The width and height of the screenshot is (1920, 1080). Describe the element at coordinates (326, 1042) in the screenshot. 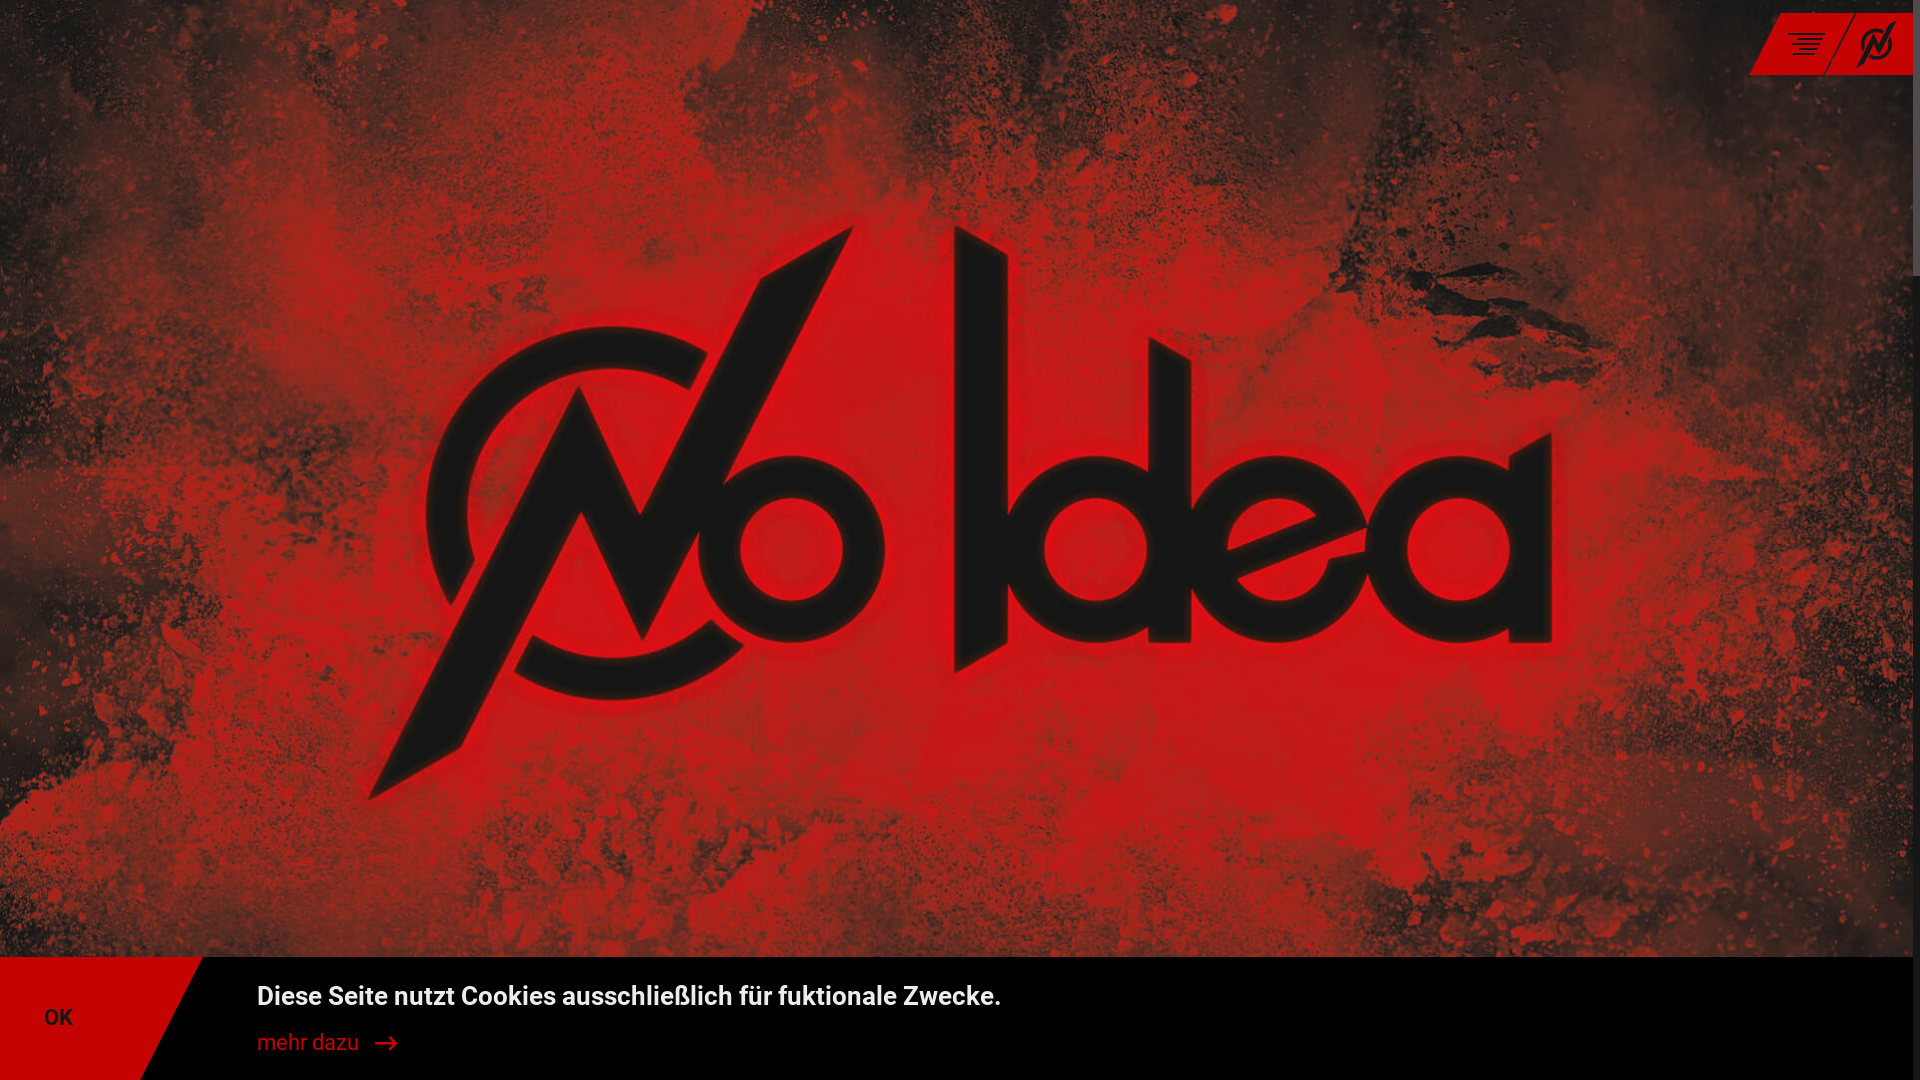

I see `'mehr dazu'` at that location.